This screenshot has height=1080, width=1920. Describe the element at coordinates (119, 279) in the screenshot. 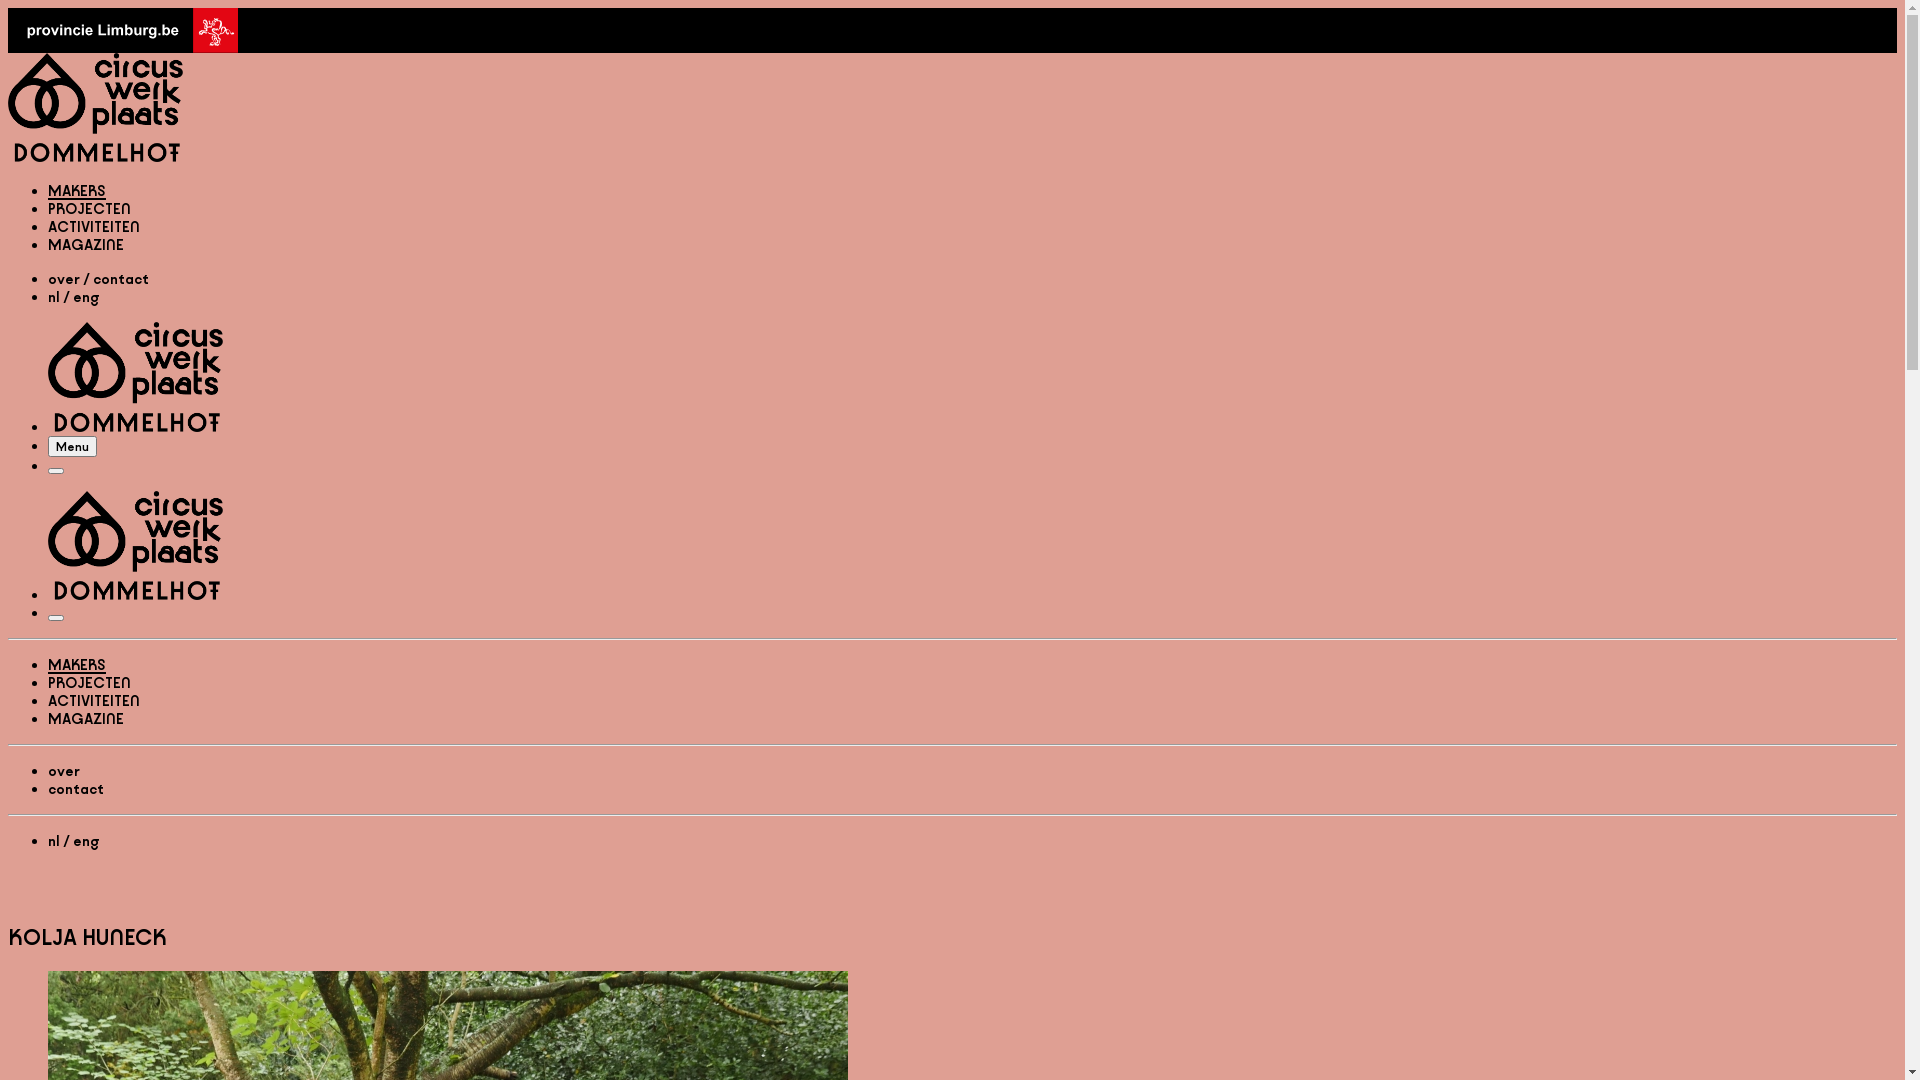

I see `'contact'` at that location.